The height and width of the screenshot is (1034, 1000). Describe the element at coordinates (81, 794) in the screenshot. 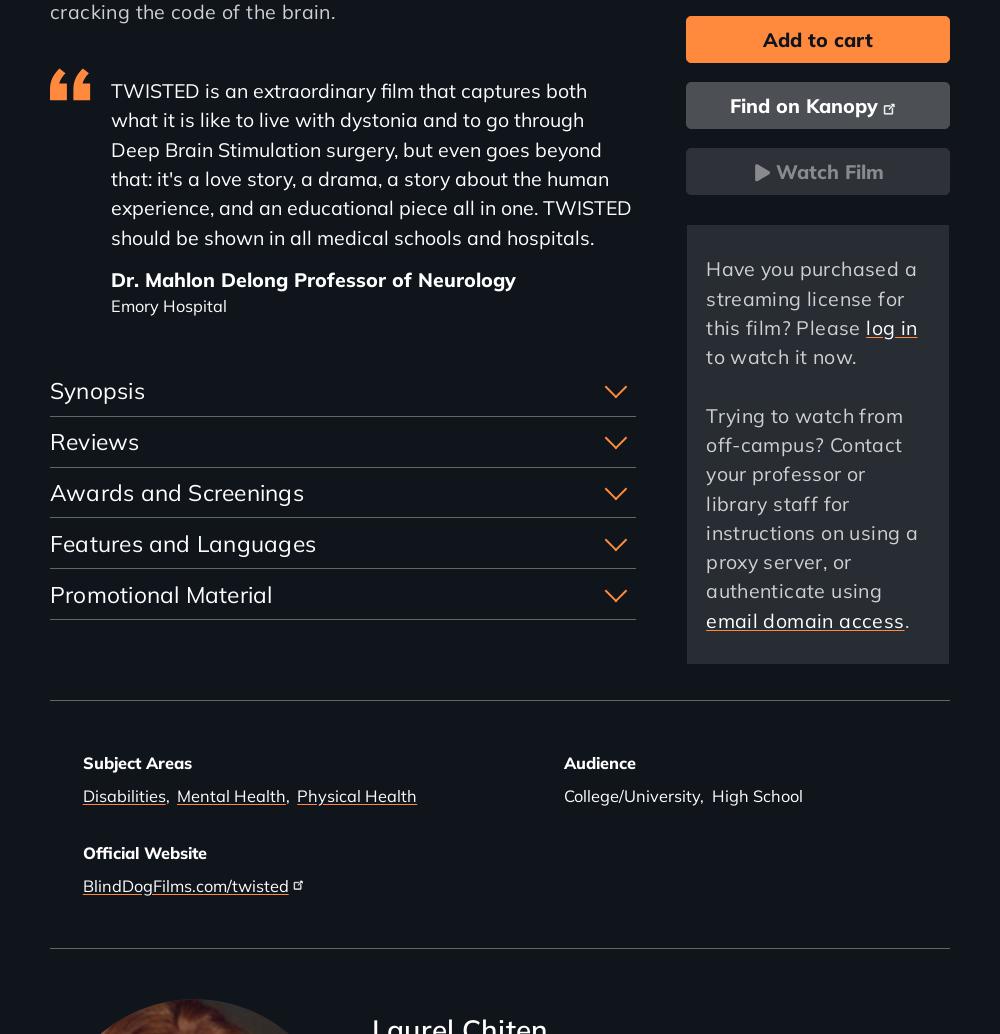

I see `'Disabilities'` at that location.